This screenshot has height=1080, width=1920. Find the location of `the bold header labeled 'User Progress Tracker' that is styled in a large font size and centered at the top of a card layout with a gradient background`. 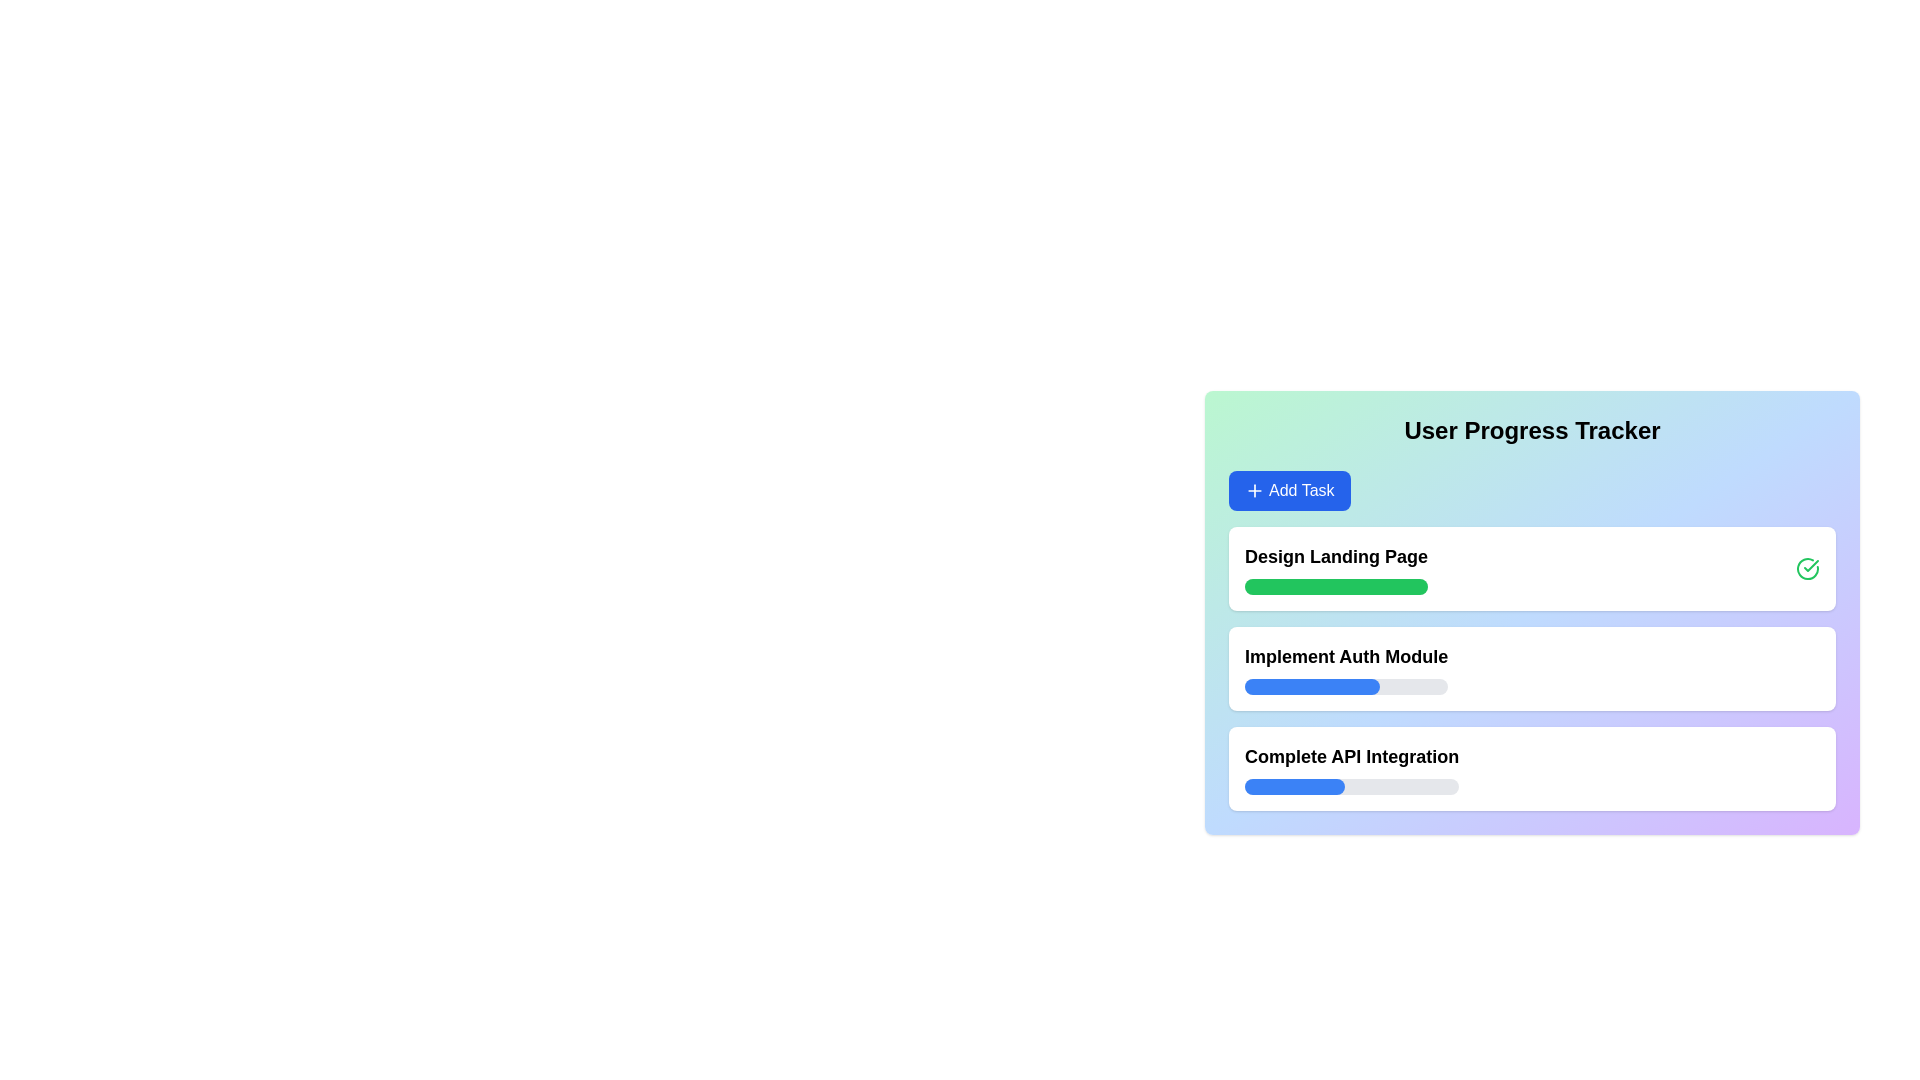

the bold header labeled 'User Progress Tracker' that is styled in a large font size and centered at the top of a card layout with a gradient background is located at coordinates (1531, 430).